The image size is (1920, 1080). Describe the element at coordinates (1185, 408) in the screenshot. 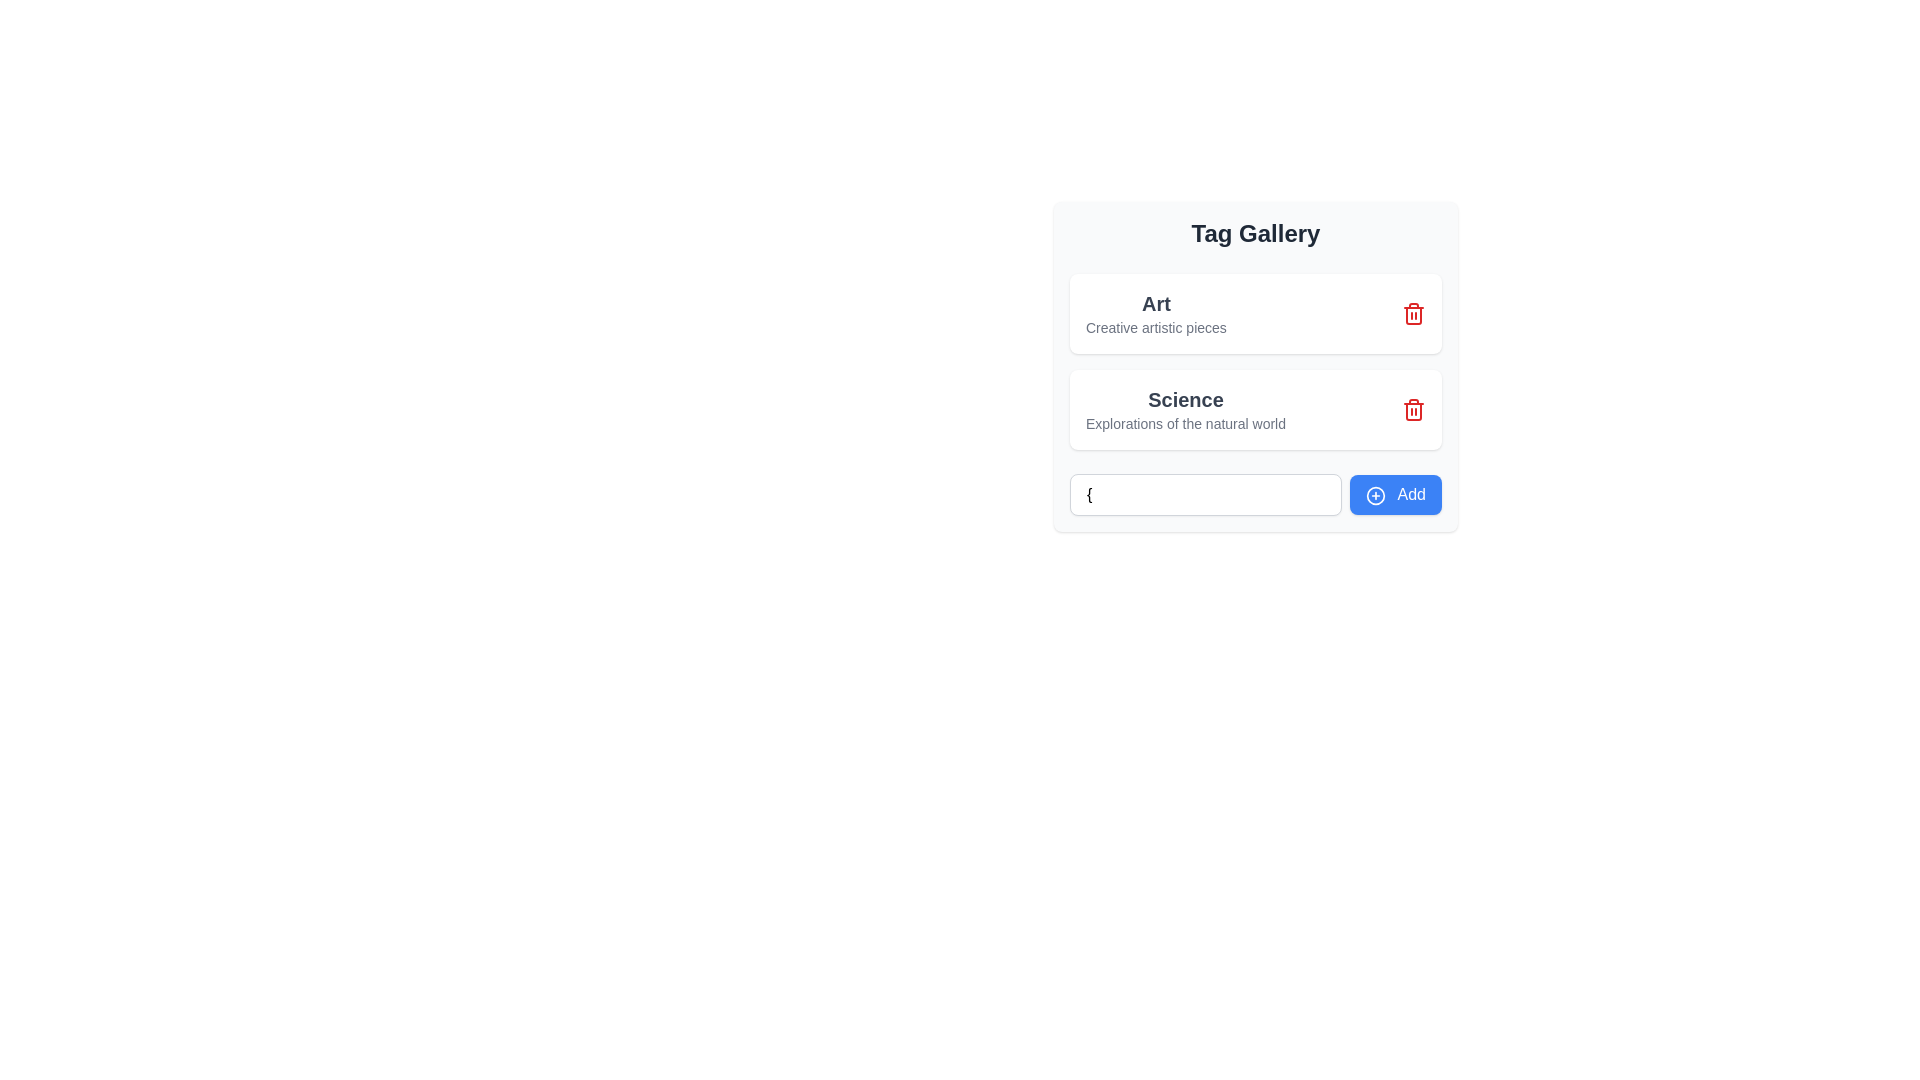

I see `the Text display component featuring the title 'Science' and subtitle 'Explorations of the natural world', which is located in the second entry of a vertical list of cards` at that location.